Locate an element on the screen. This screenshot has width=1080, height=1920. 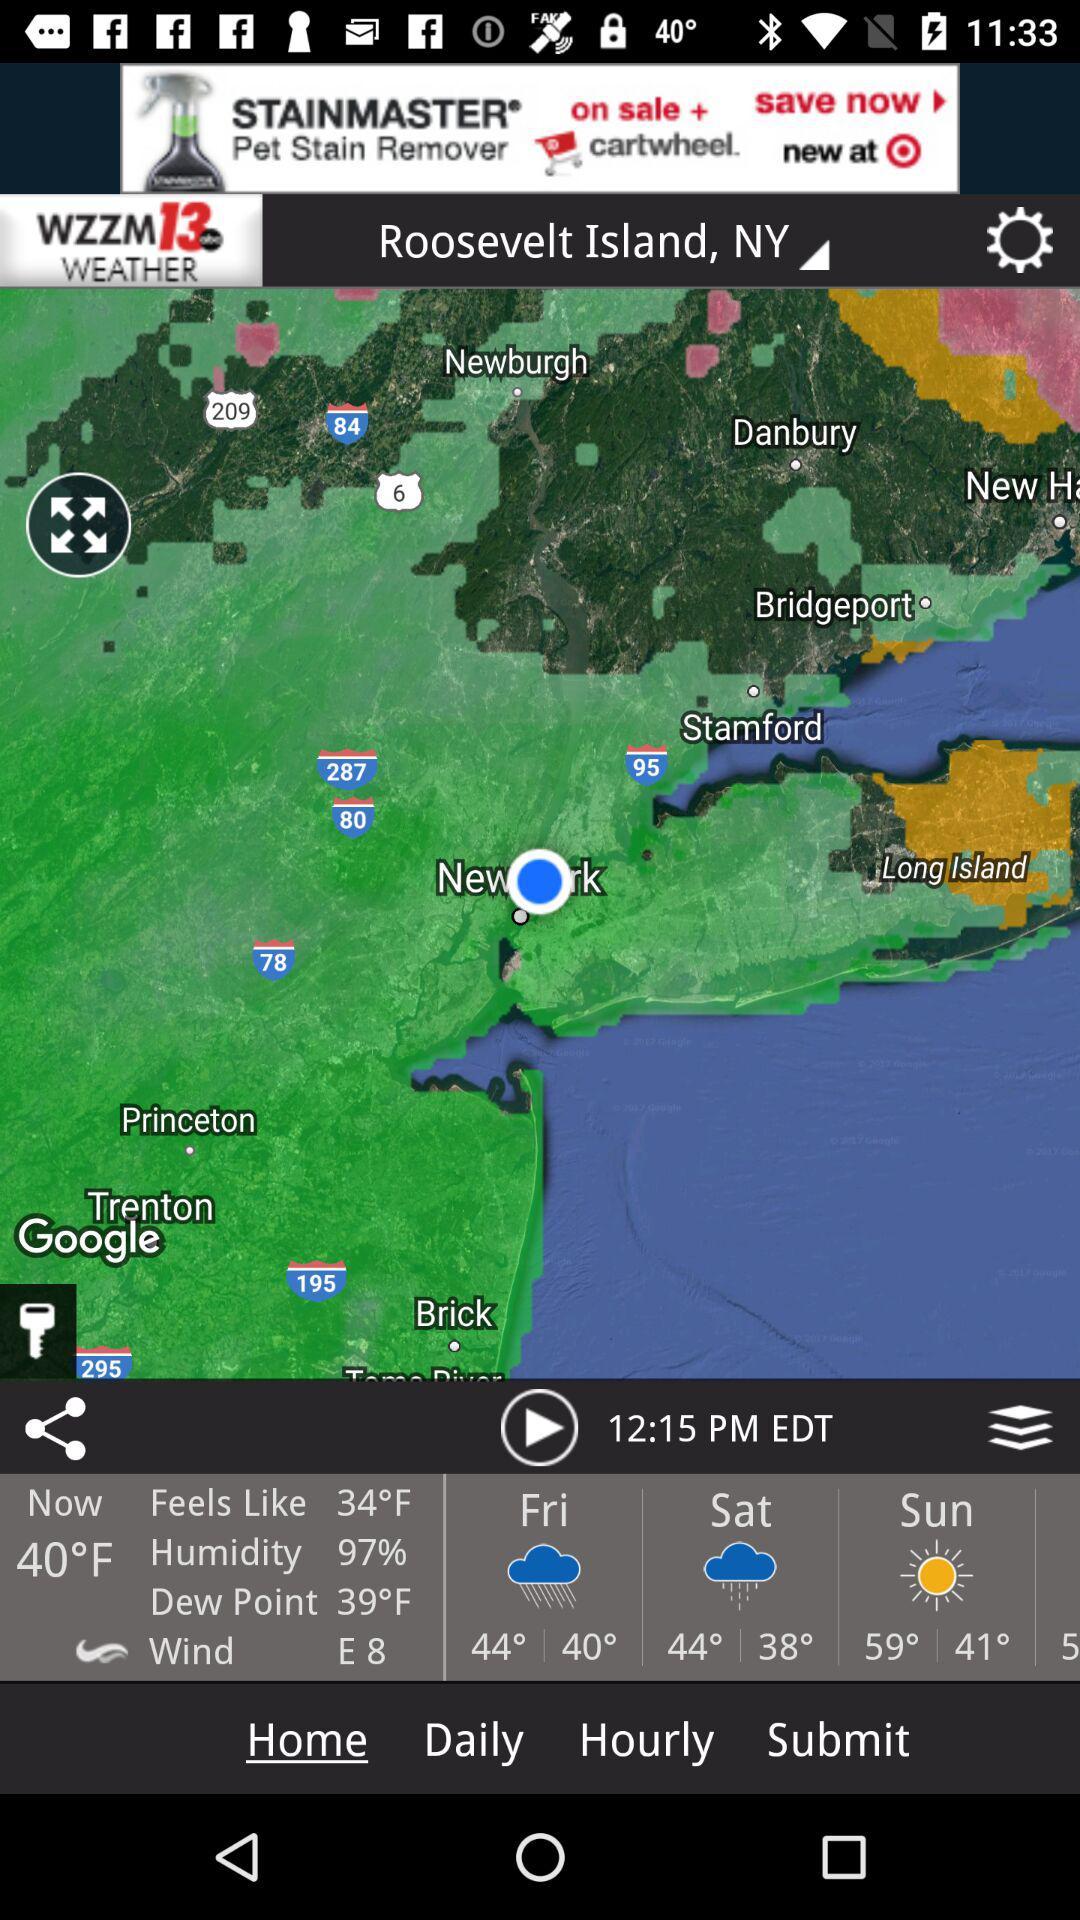
the share icon is located at coordinates (58, 1426).